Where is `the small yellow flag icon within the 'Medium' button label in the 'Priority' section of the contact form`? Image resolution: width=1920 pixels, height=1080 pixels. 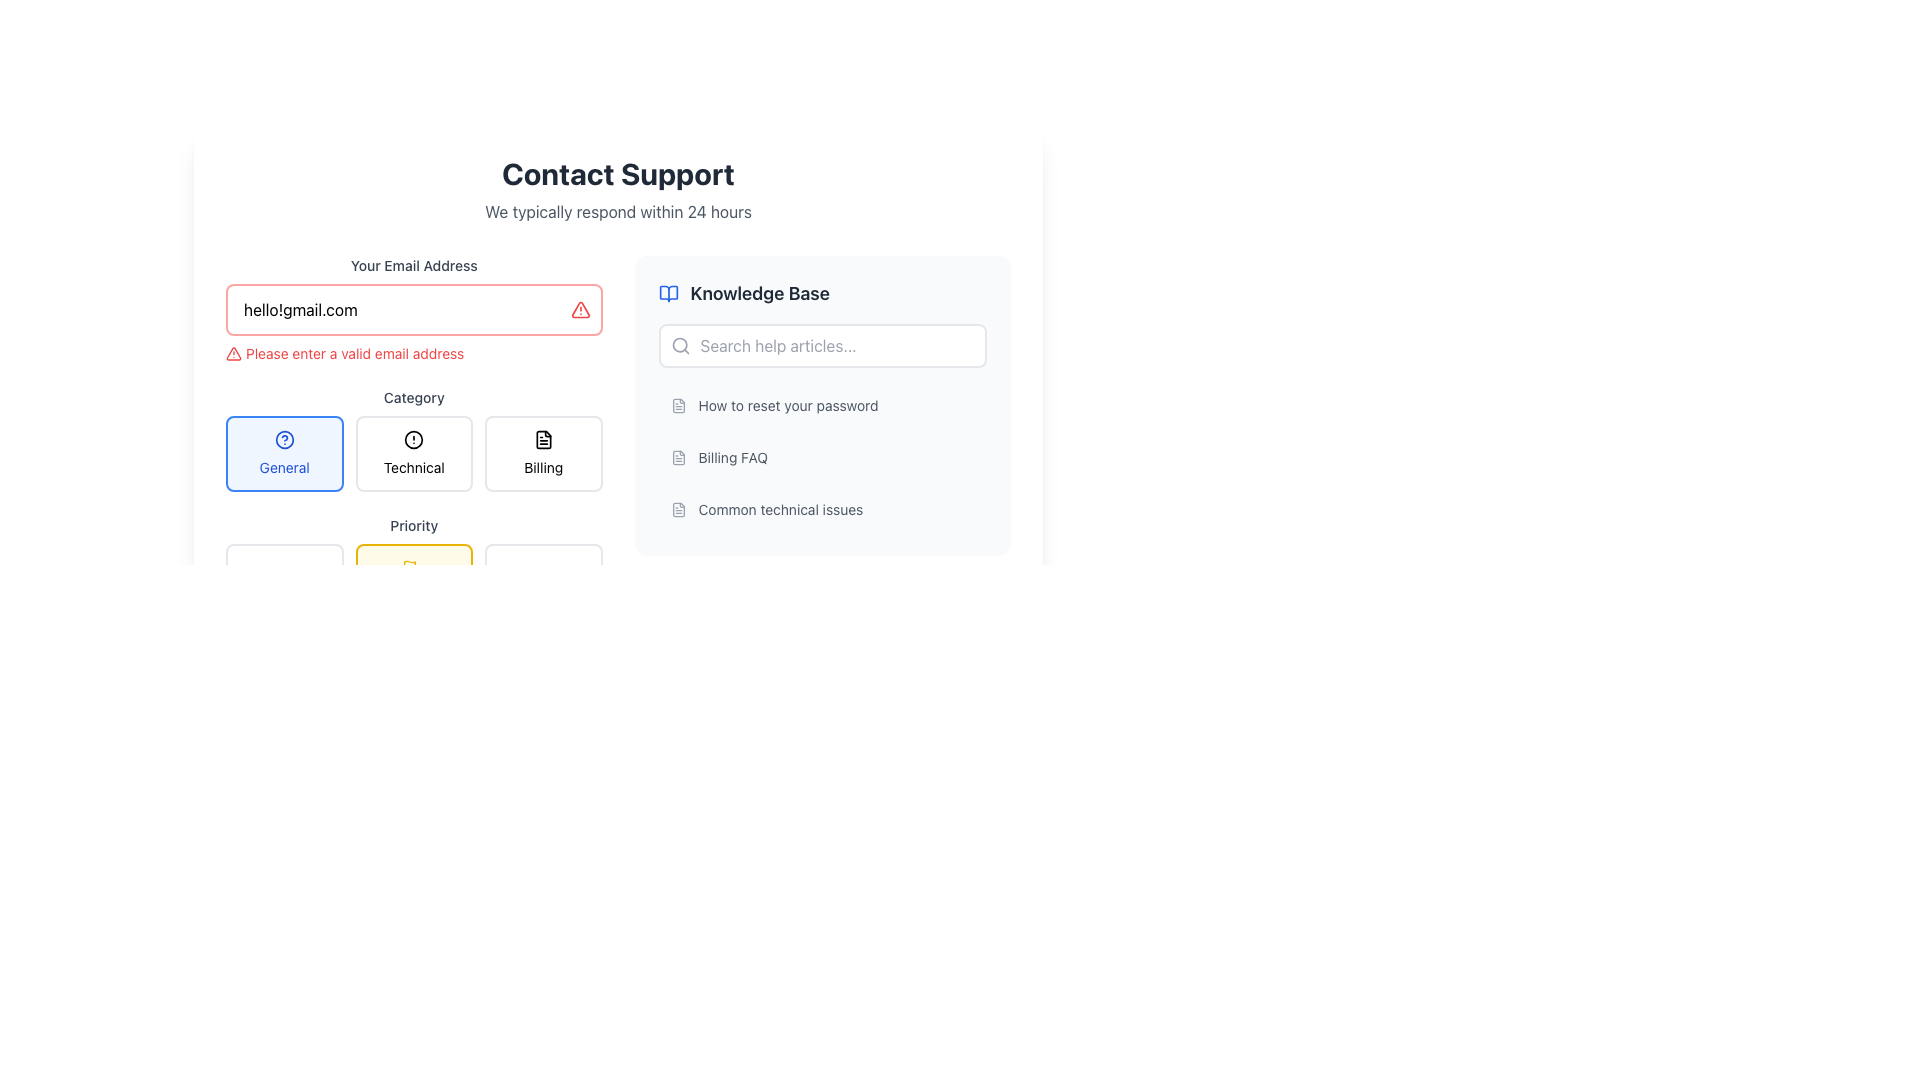 the small yellow flag icon within the 'Medium' button label in the 'Priority' section of the contact form is located at coordinates (409, 567).